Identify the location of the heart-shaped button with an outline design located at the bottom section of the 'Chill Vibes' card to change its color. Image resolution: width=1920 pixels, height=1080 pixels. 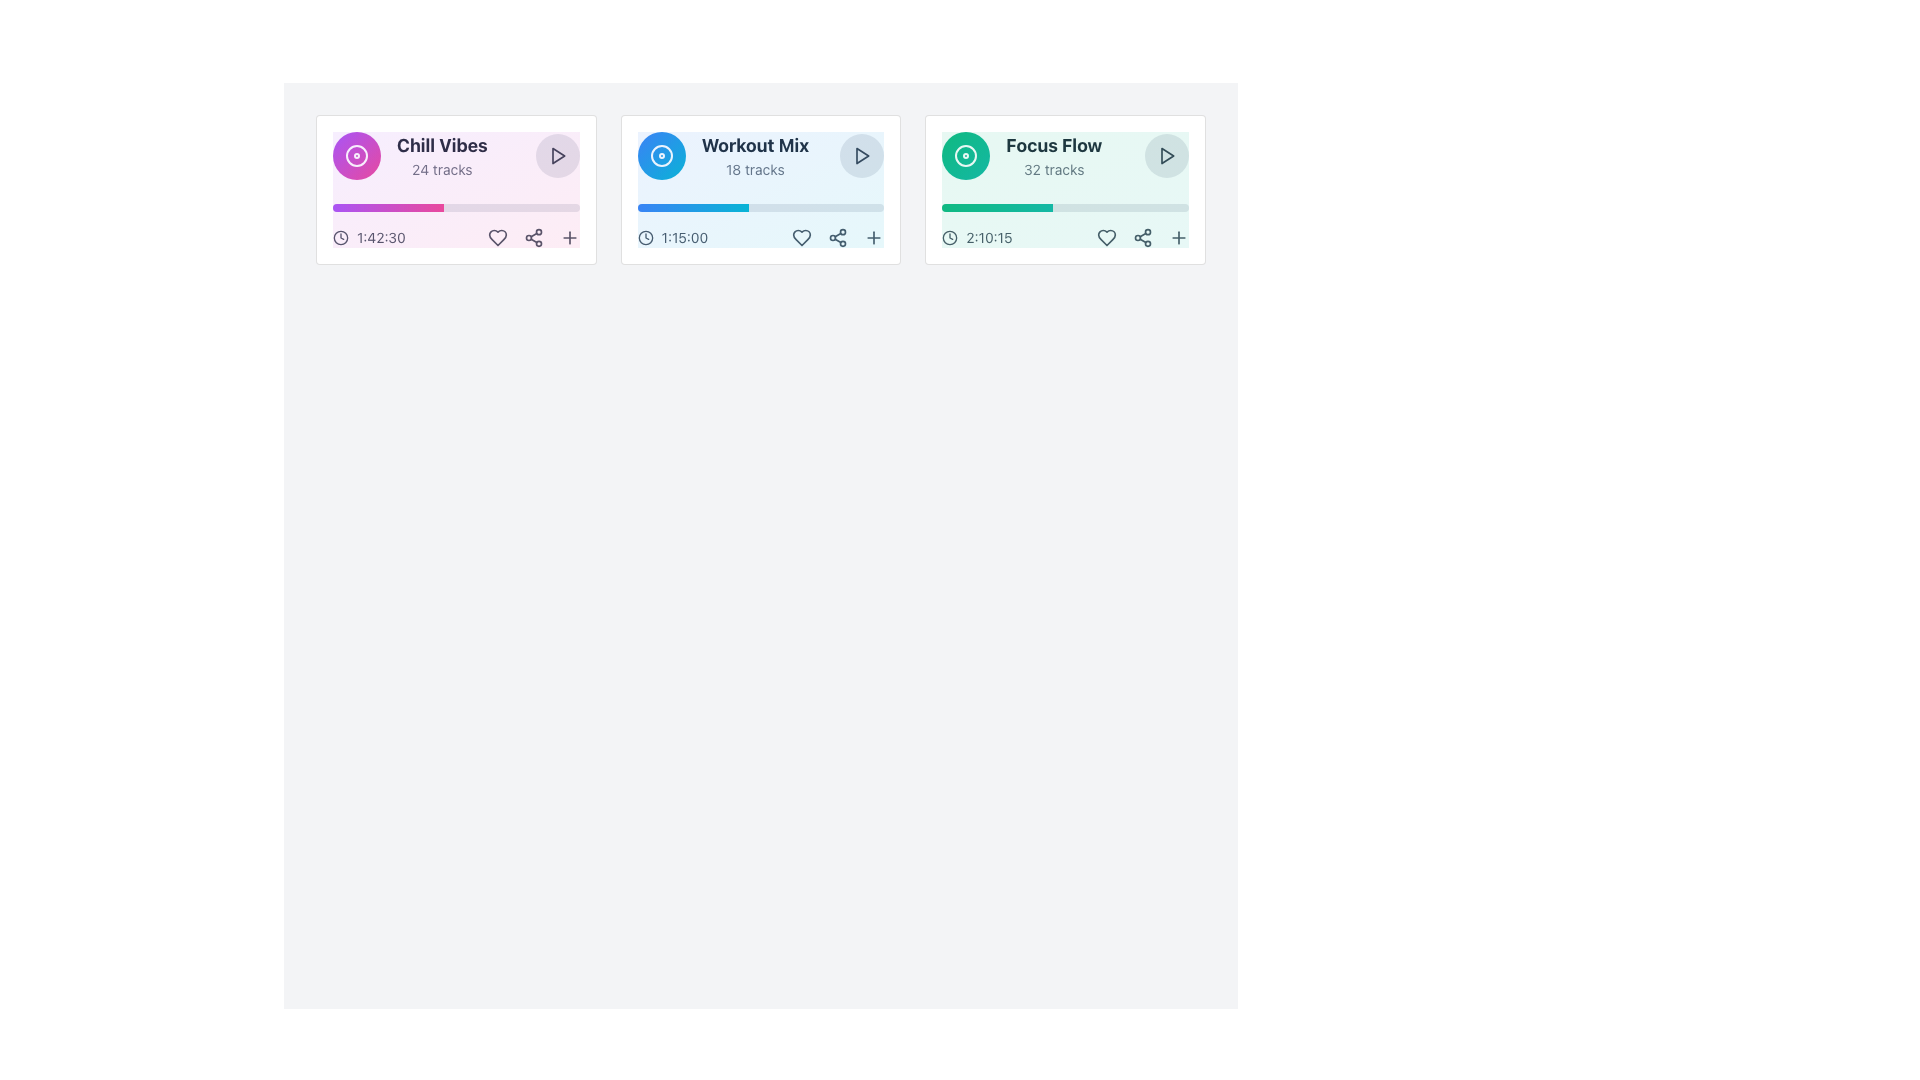
(497, 237).